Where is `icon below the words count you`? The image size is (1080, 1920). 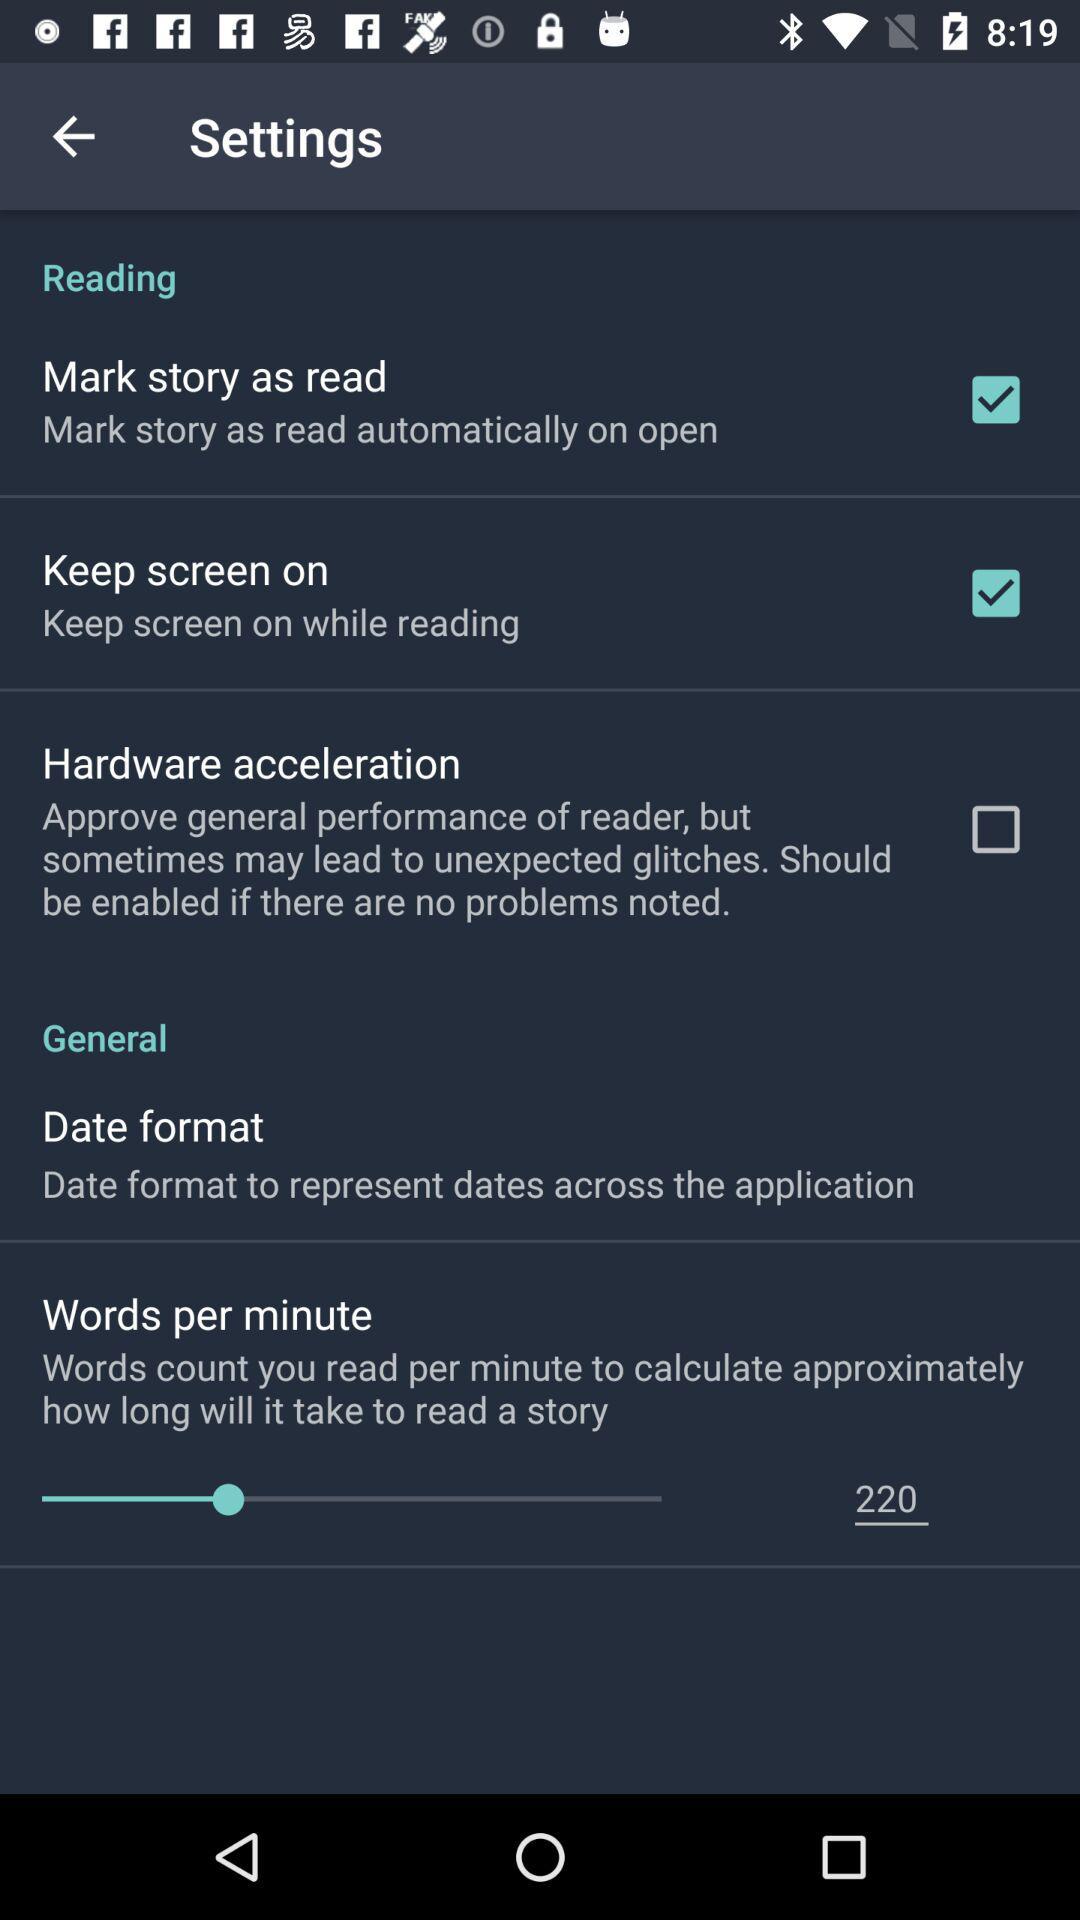 icon below the words count you is located at coordinates (890, 1497).